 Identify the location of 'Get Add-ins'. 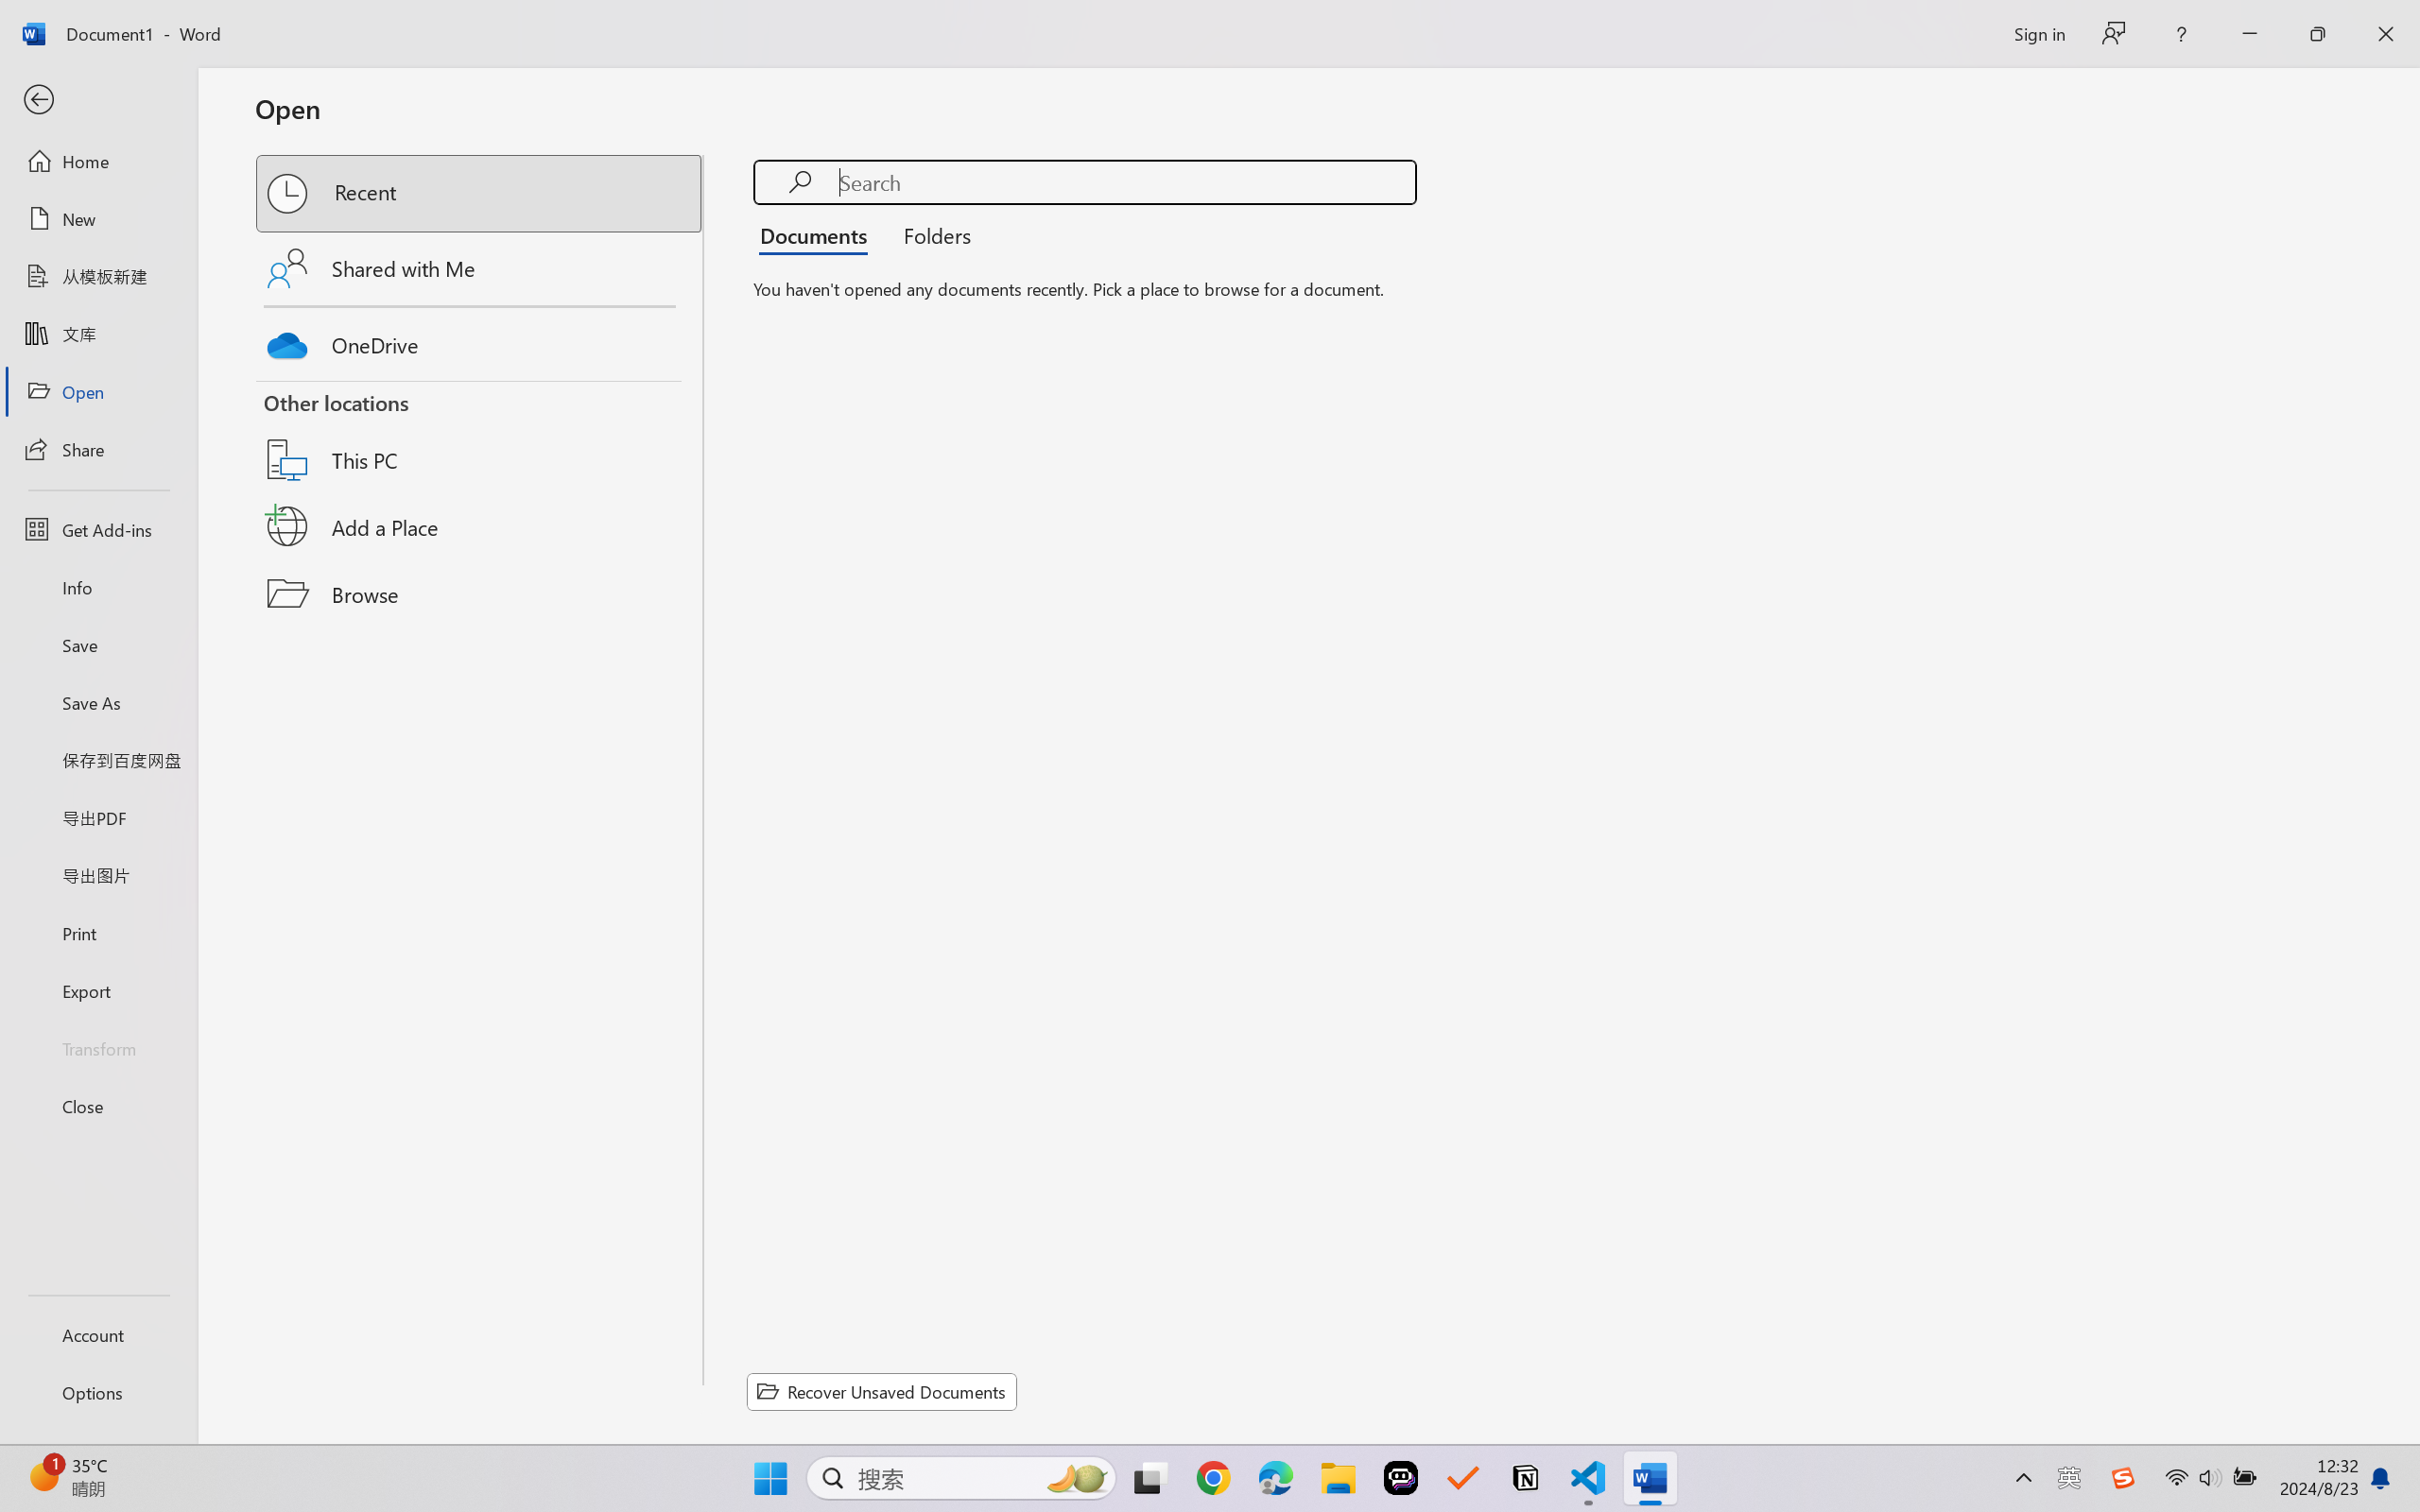
(97, 528).